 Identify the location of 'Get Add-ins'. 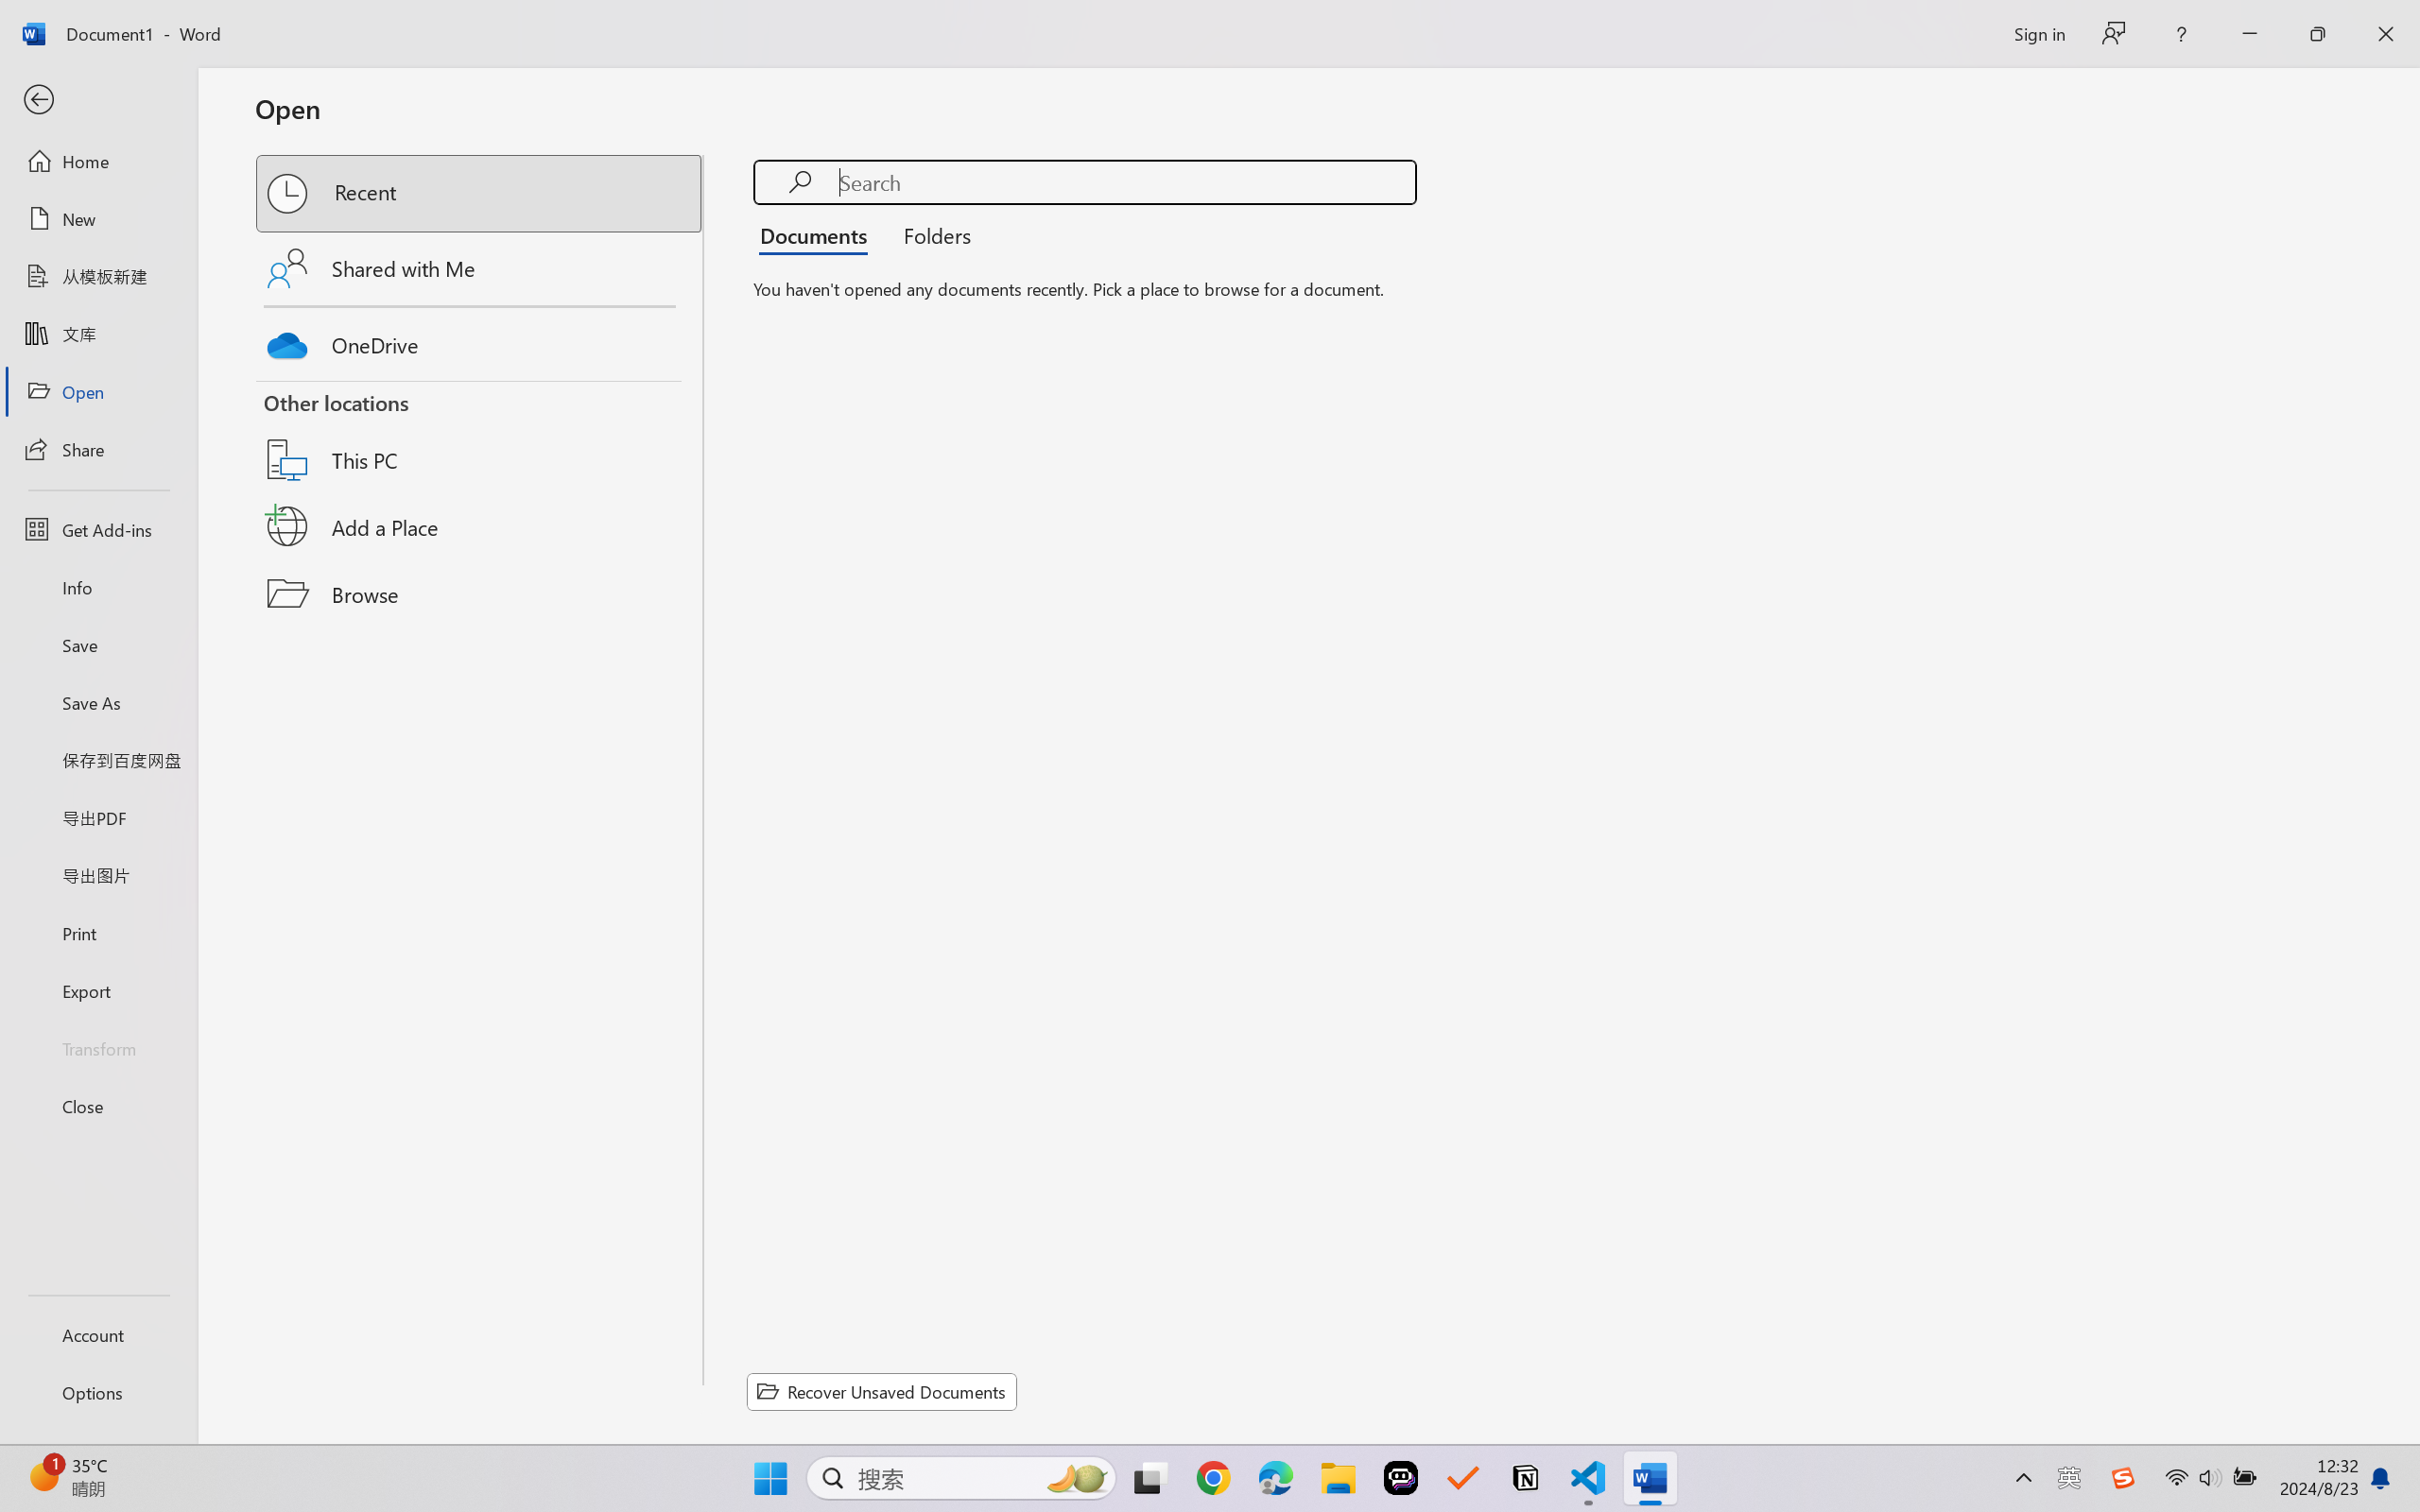
(97, 528).